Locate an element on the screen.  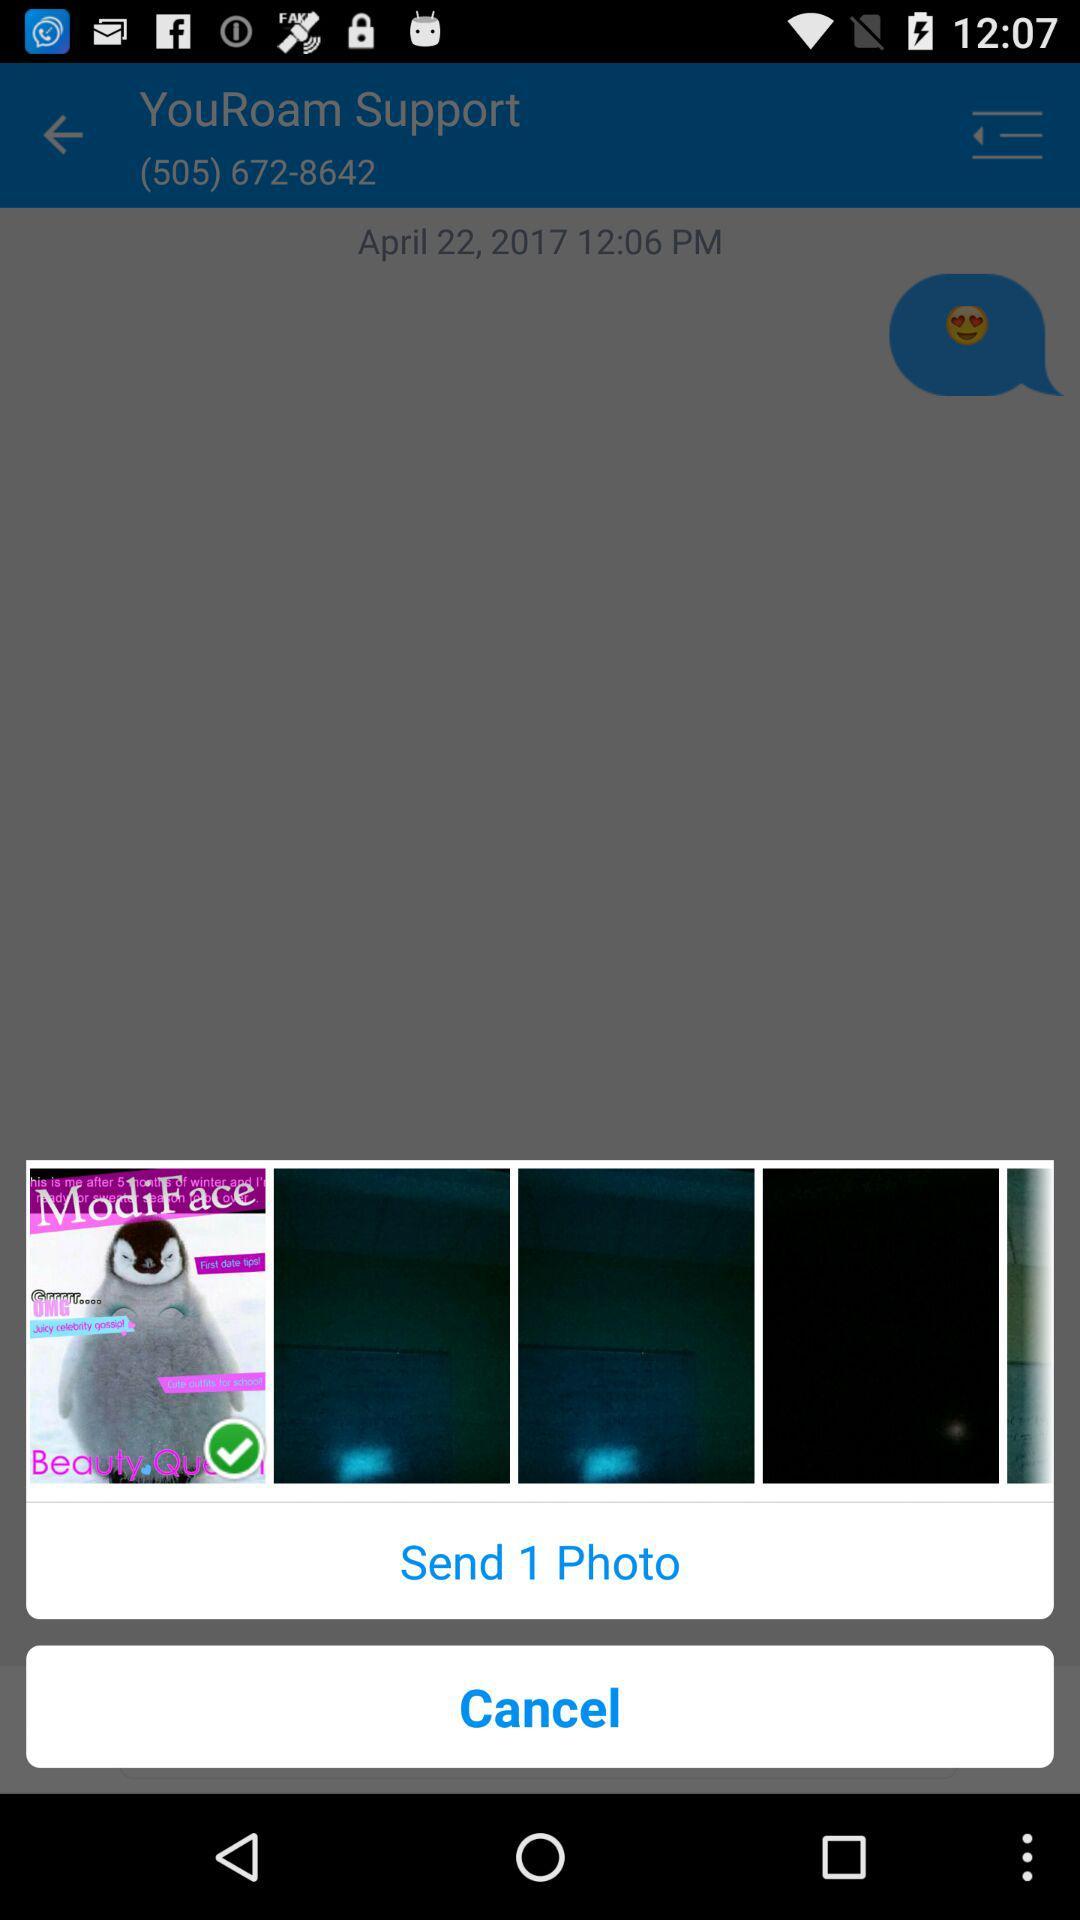
picture is located at coordinates (879, 1325).